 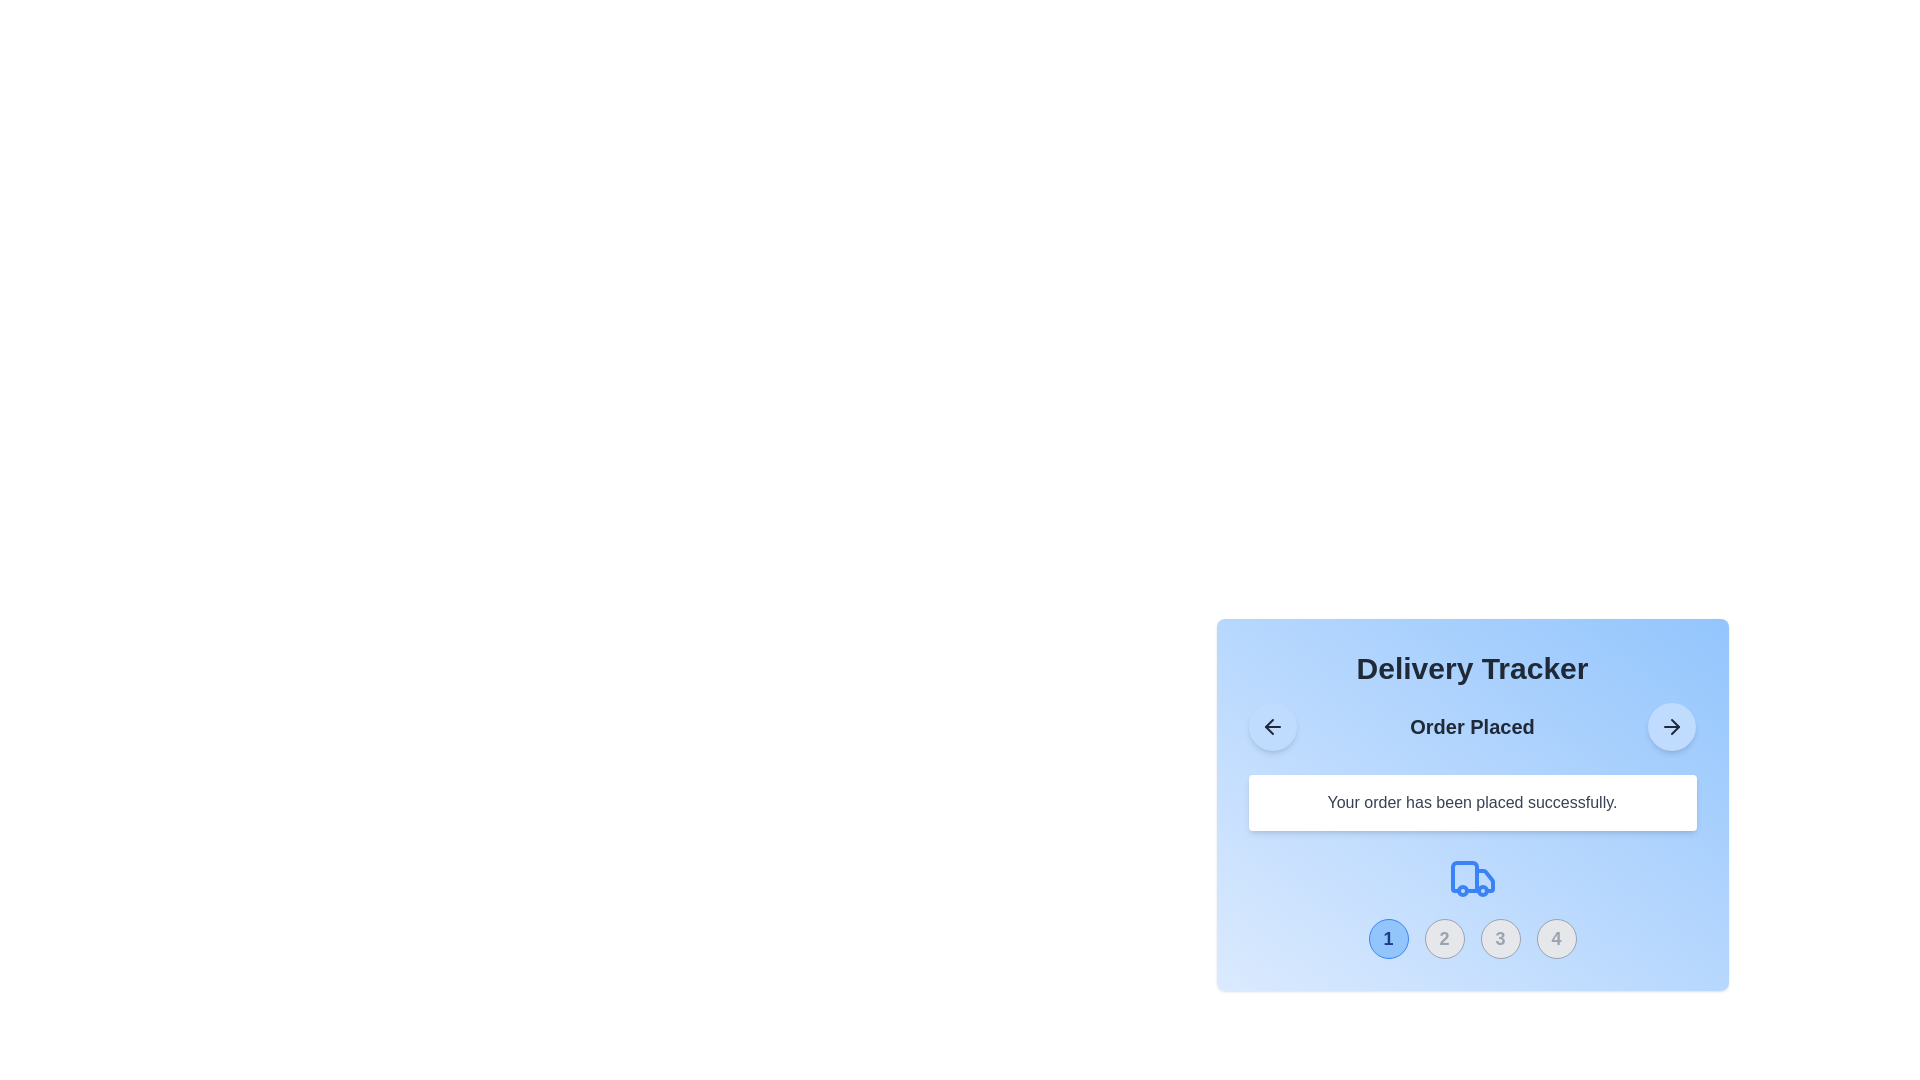 What do you see at coordinates (1672, 726) in the screenshot?
I see `the rightward arrow icon within the circular button located in the top-right corner of the delivery tracker interface` at bounding box center [1672, 726].